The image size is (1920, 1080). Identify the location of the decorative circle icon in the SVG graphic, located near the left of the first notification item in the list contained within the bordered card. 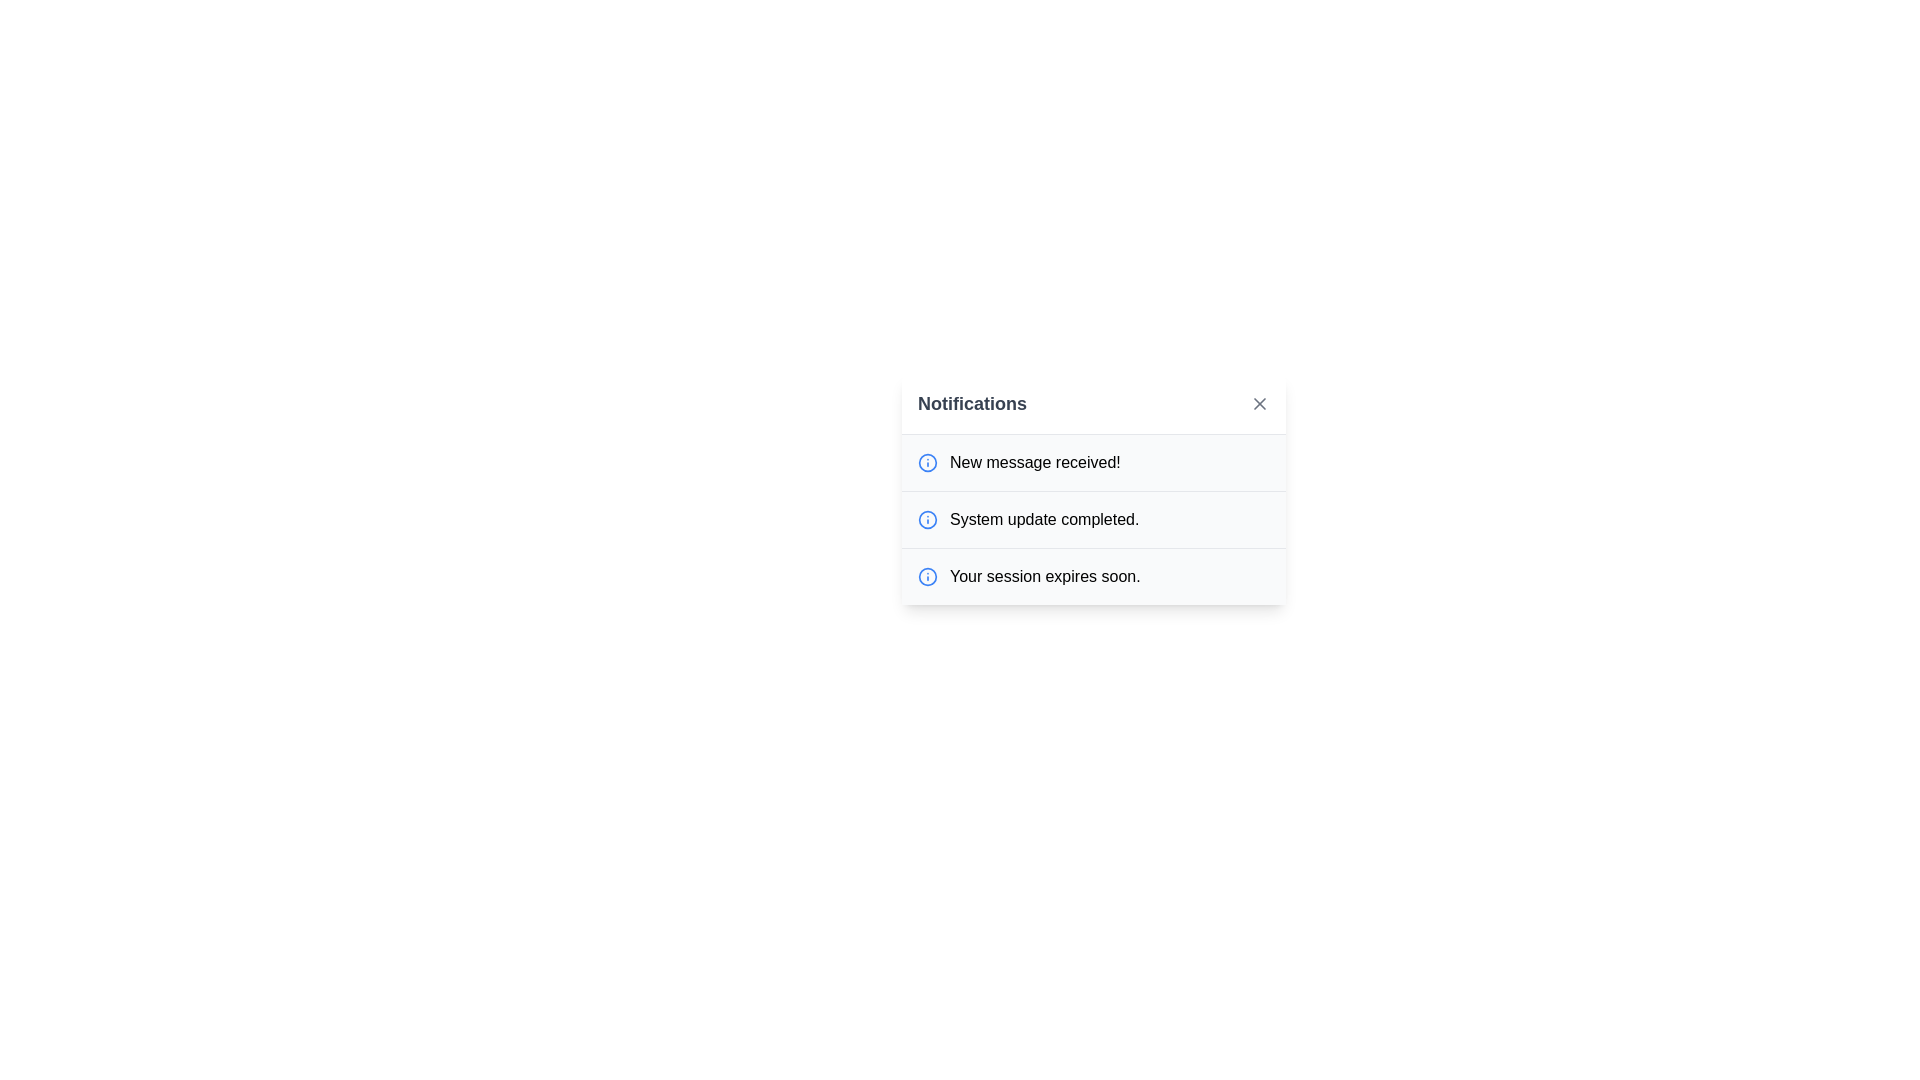
(926, 577).